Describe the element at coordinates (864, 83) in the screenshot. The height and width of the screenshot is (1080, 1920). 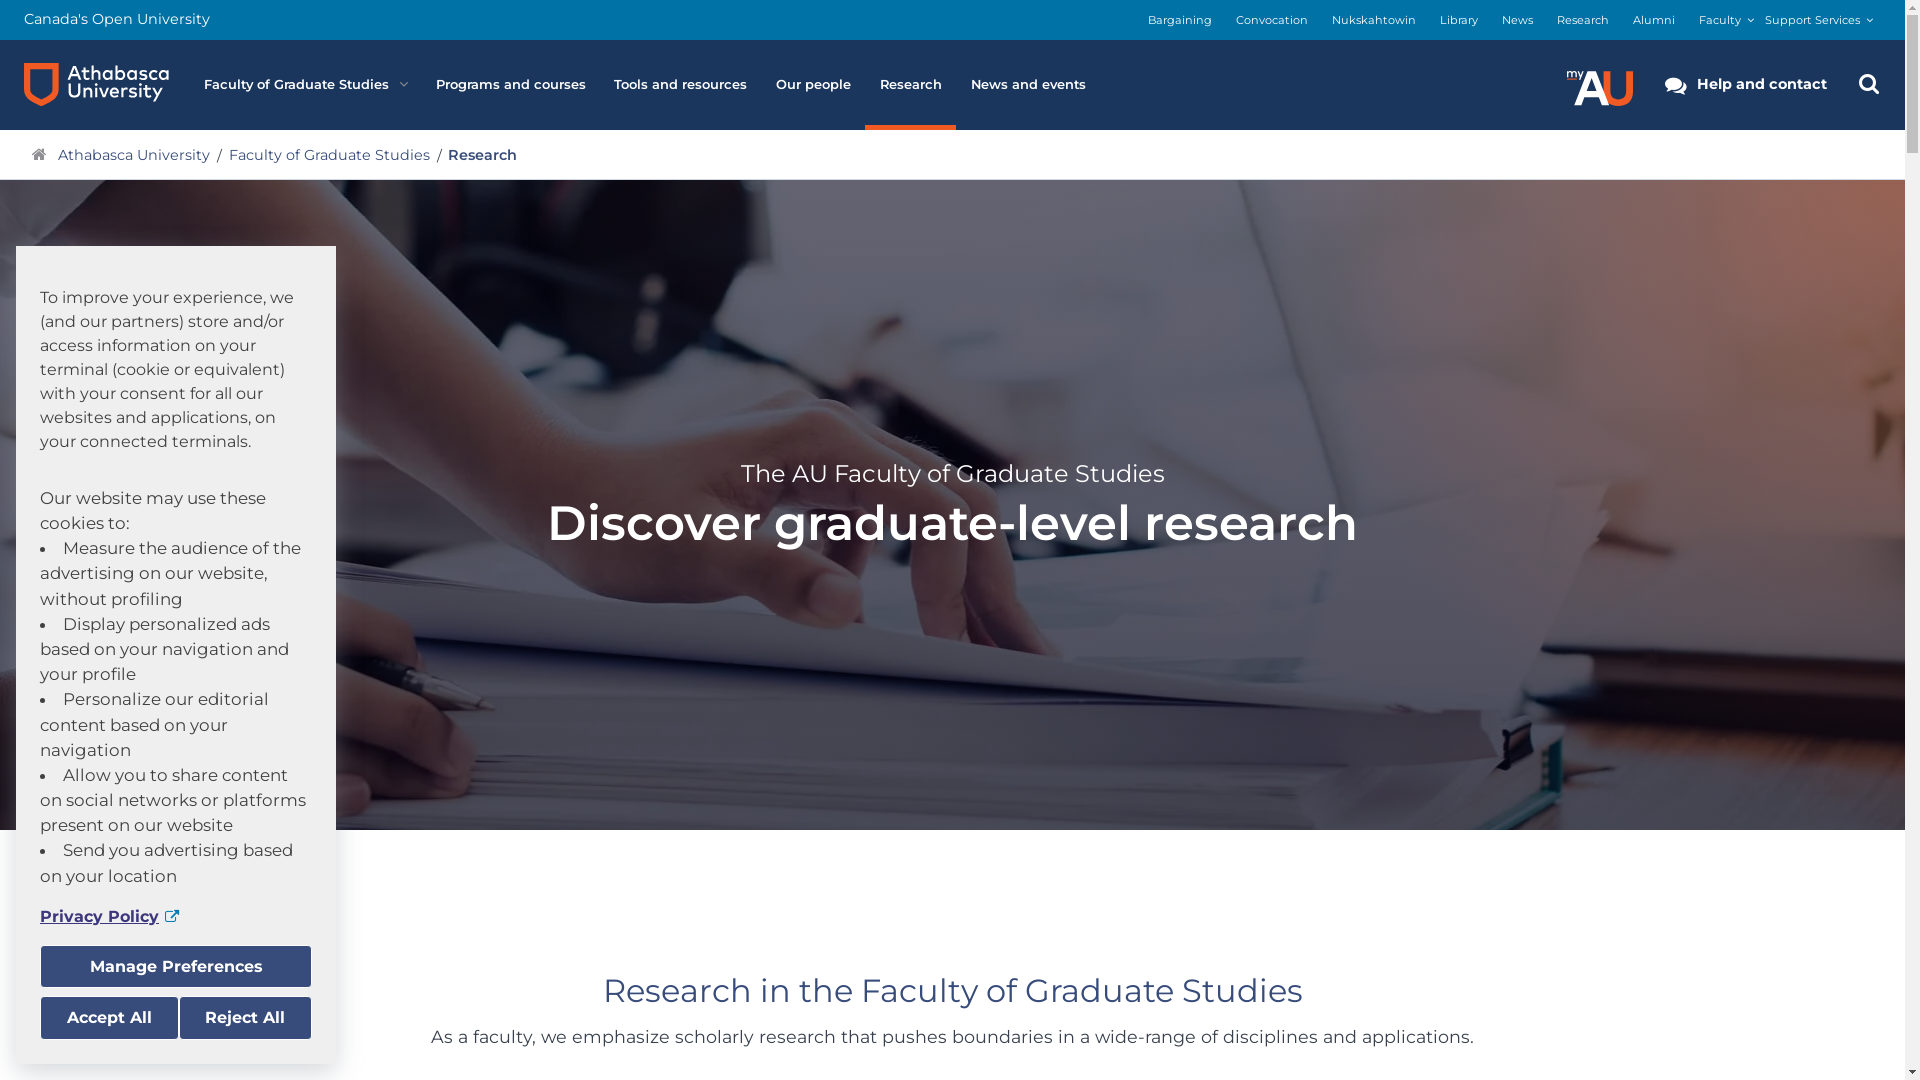
I see `'Research'` at that location.